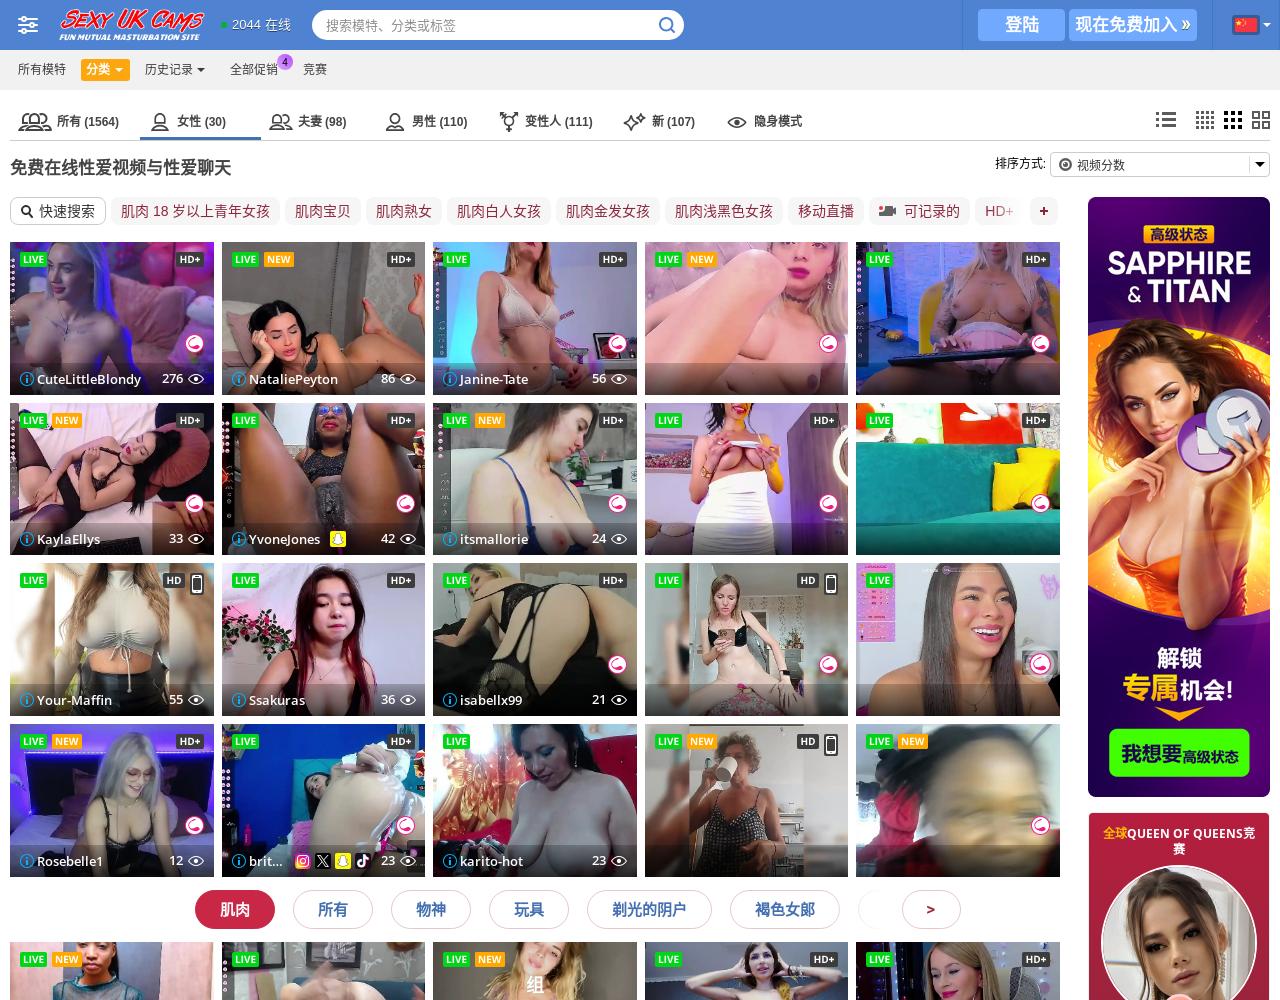 The width and height of the screenshot is (1280, 1000). Describe the element at coordinates (497, 698) in the screenshot. I see `'-NeZabudka'` at that location.